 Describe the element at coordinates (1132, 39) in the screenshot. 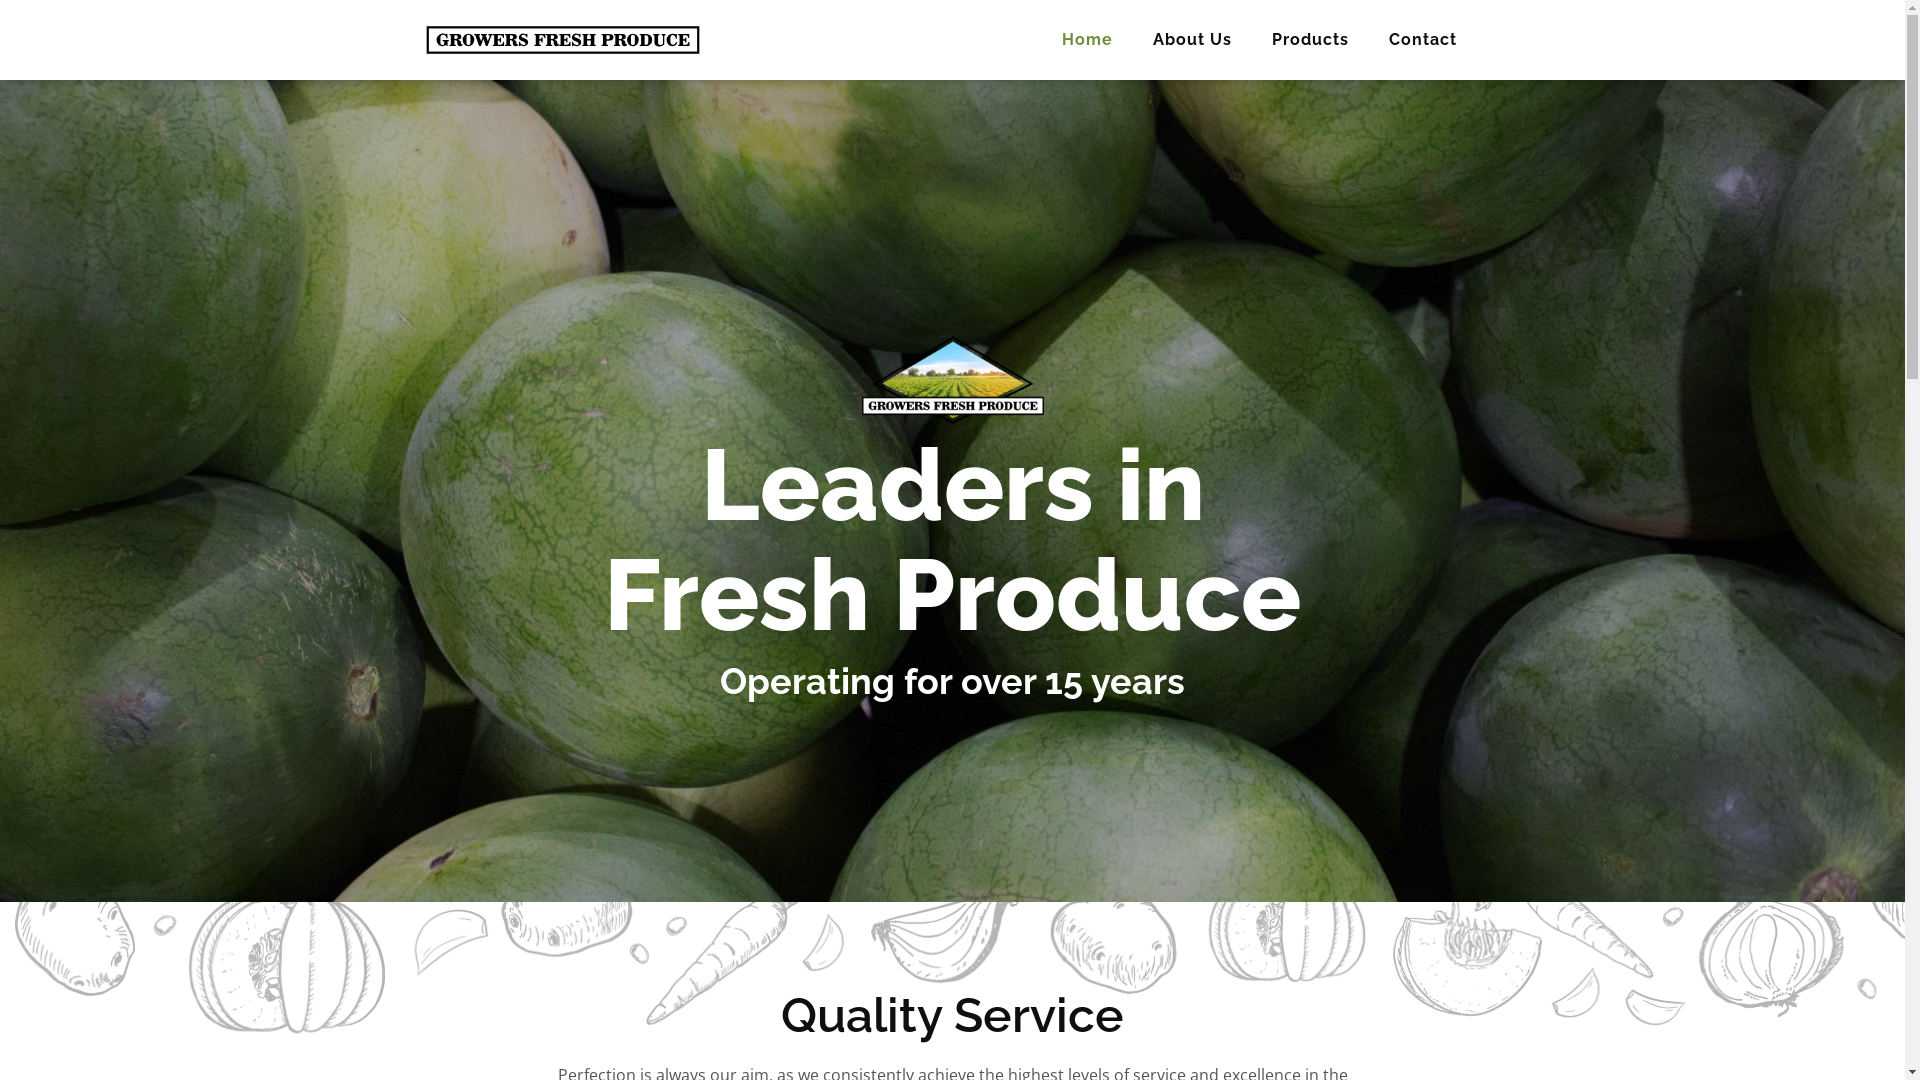

I see `'About Us'` at that location.